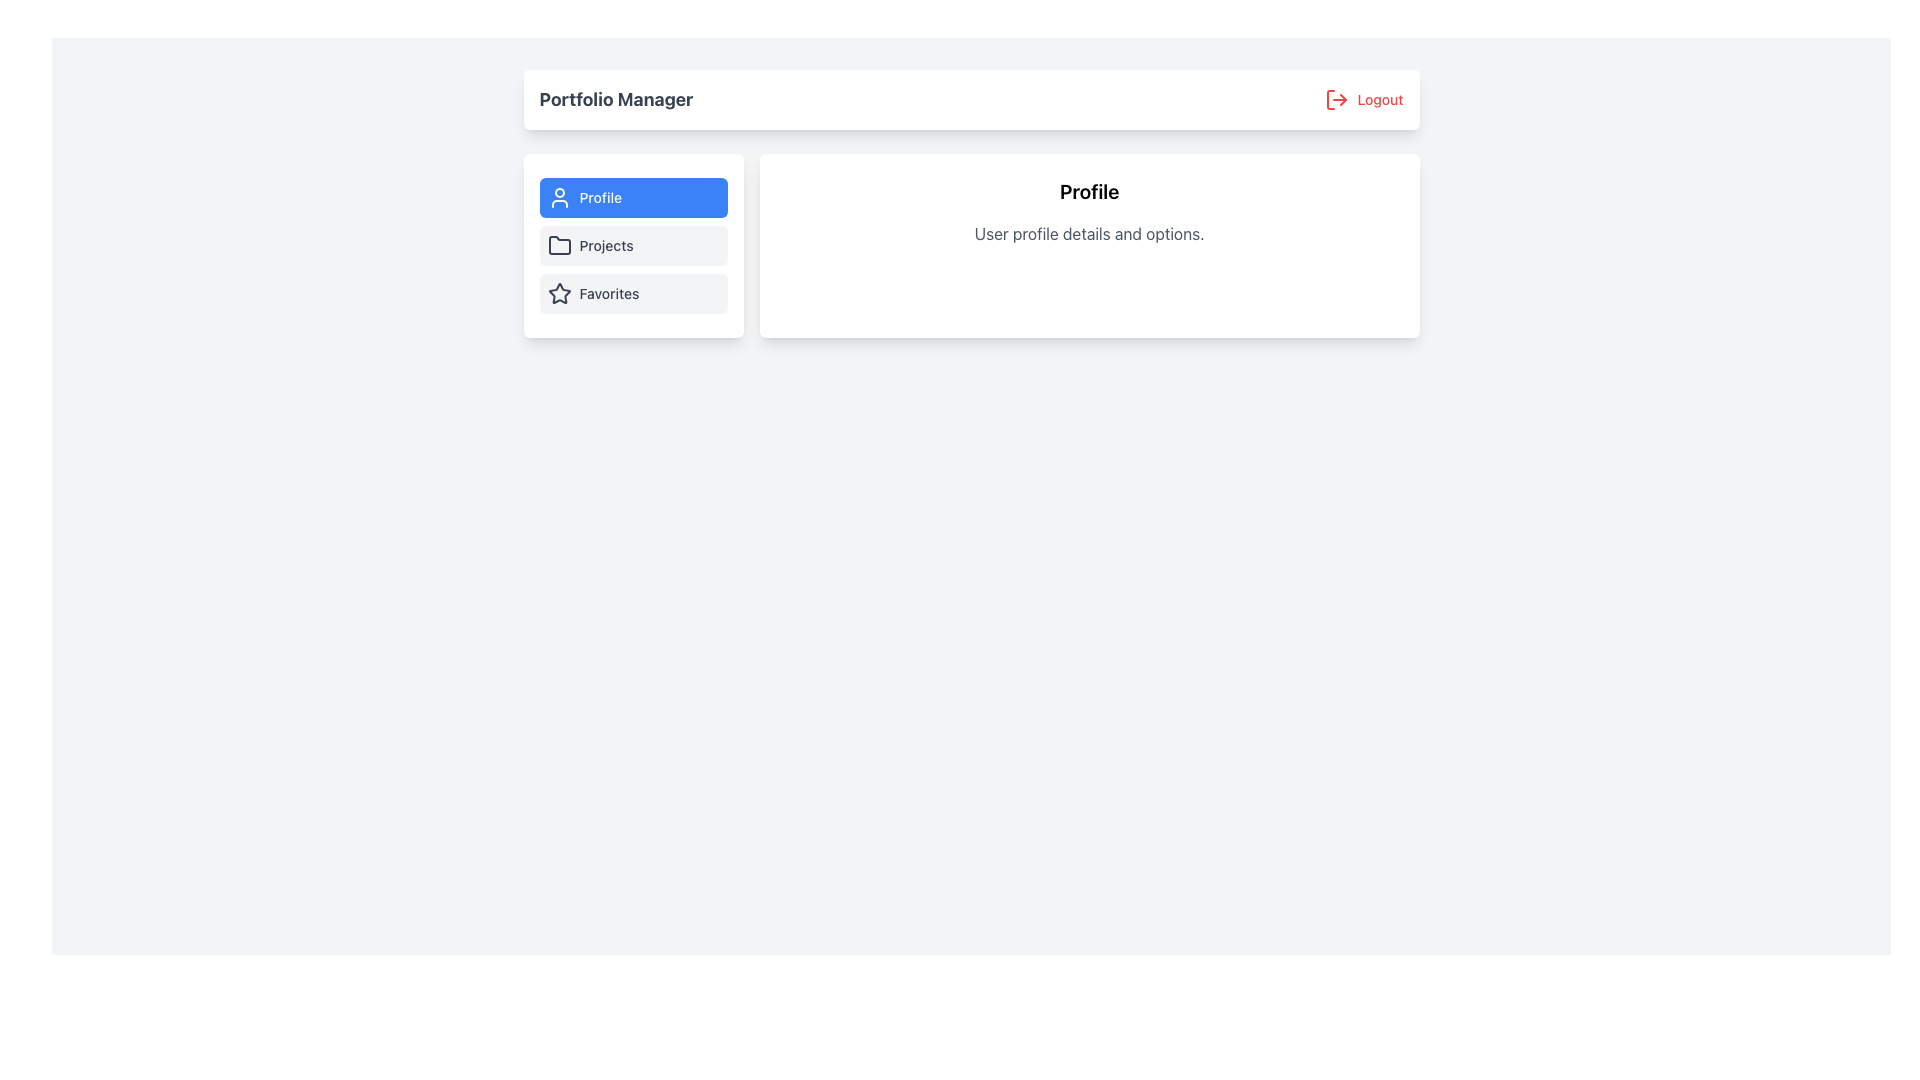 Image resolution: width=1920 pixels, height=1080 pixels. I want to click on the 'Projects' button in the sidebar menu, which is the second item under 'Profile Projects Favorites', so click(632, 245).